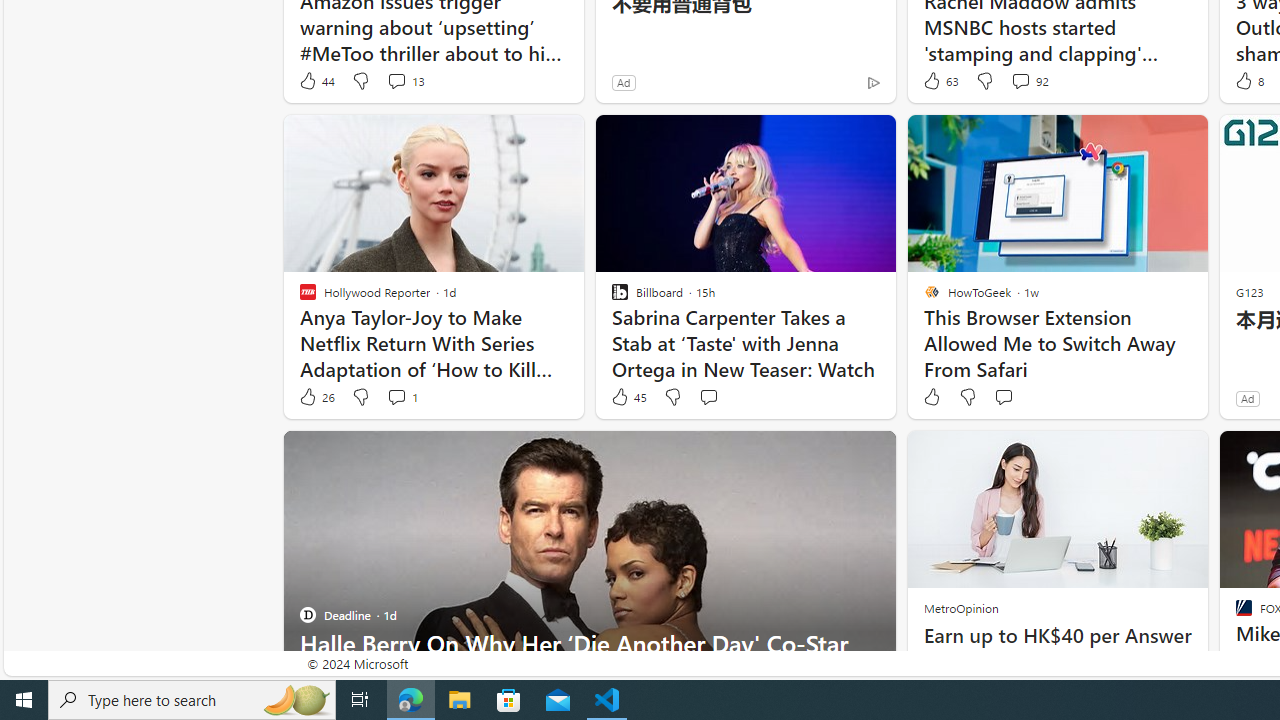  Describe the element at coordinates (1020, 80) in the screenshot. I see `'View comments 92 Comment'` at that location.